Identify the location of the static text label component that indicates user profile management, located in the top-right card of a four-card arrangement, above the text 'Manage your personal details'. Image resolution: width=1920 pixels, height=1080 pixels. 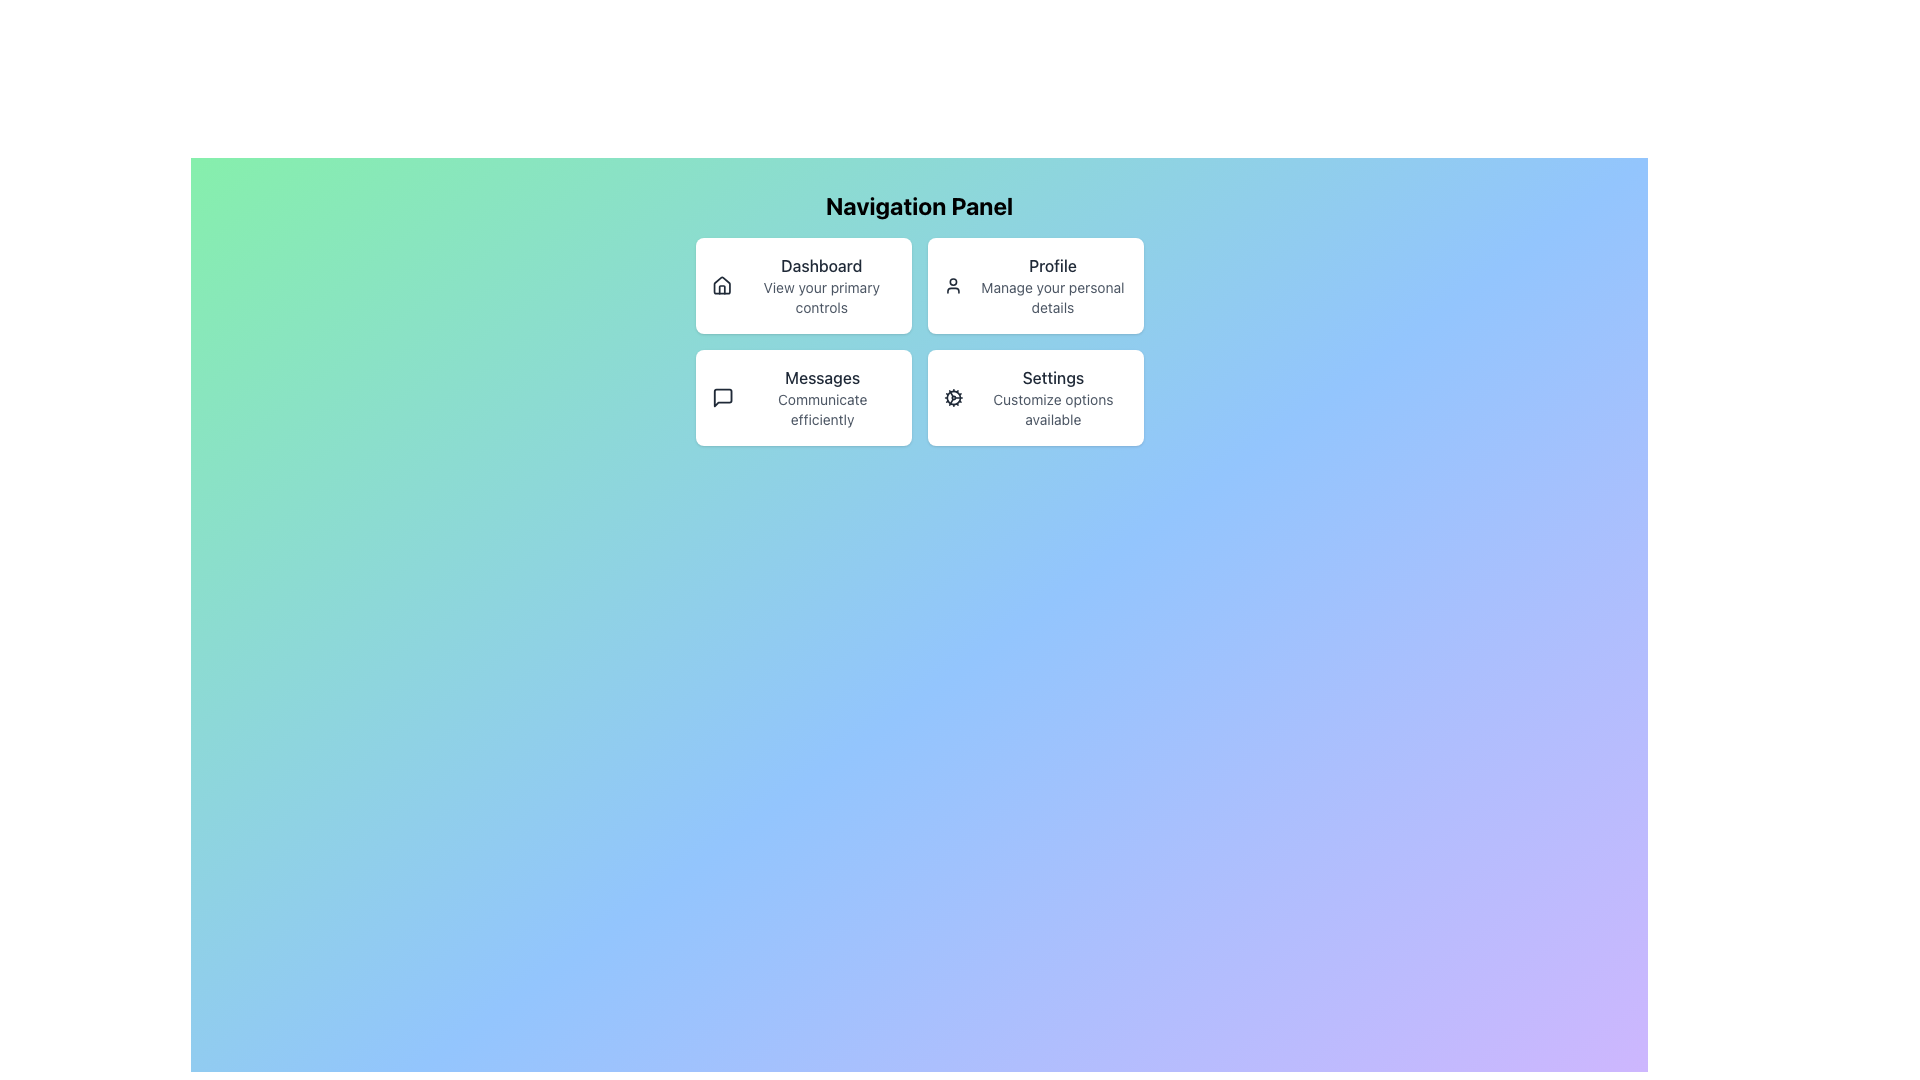
(1051, 265).